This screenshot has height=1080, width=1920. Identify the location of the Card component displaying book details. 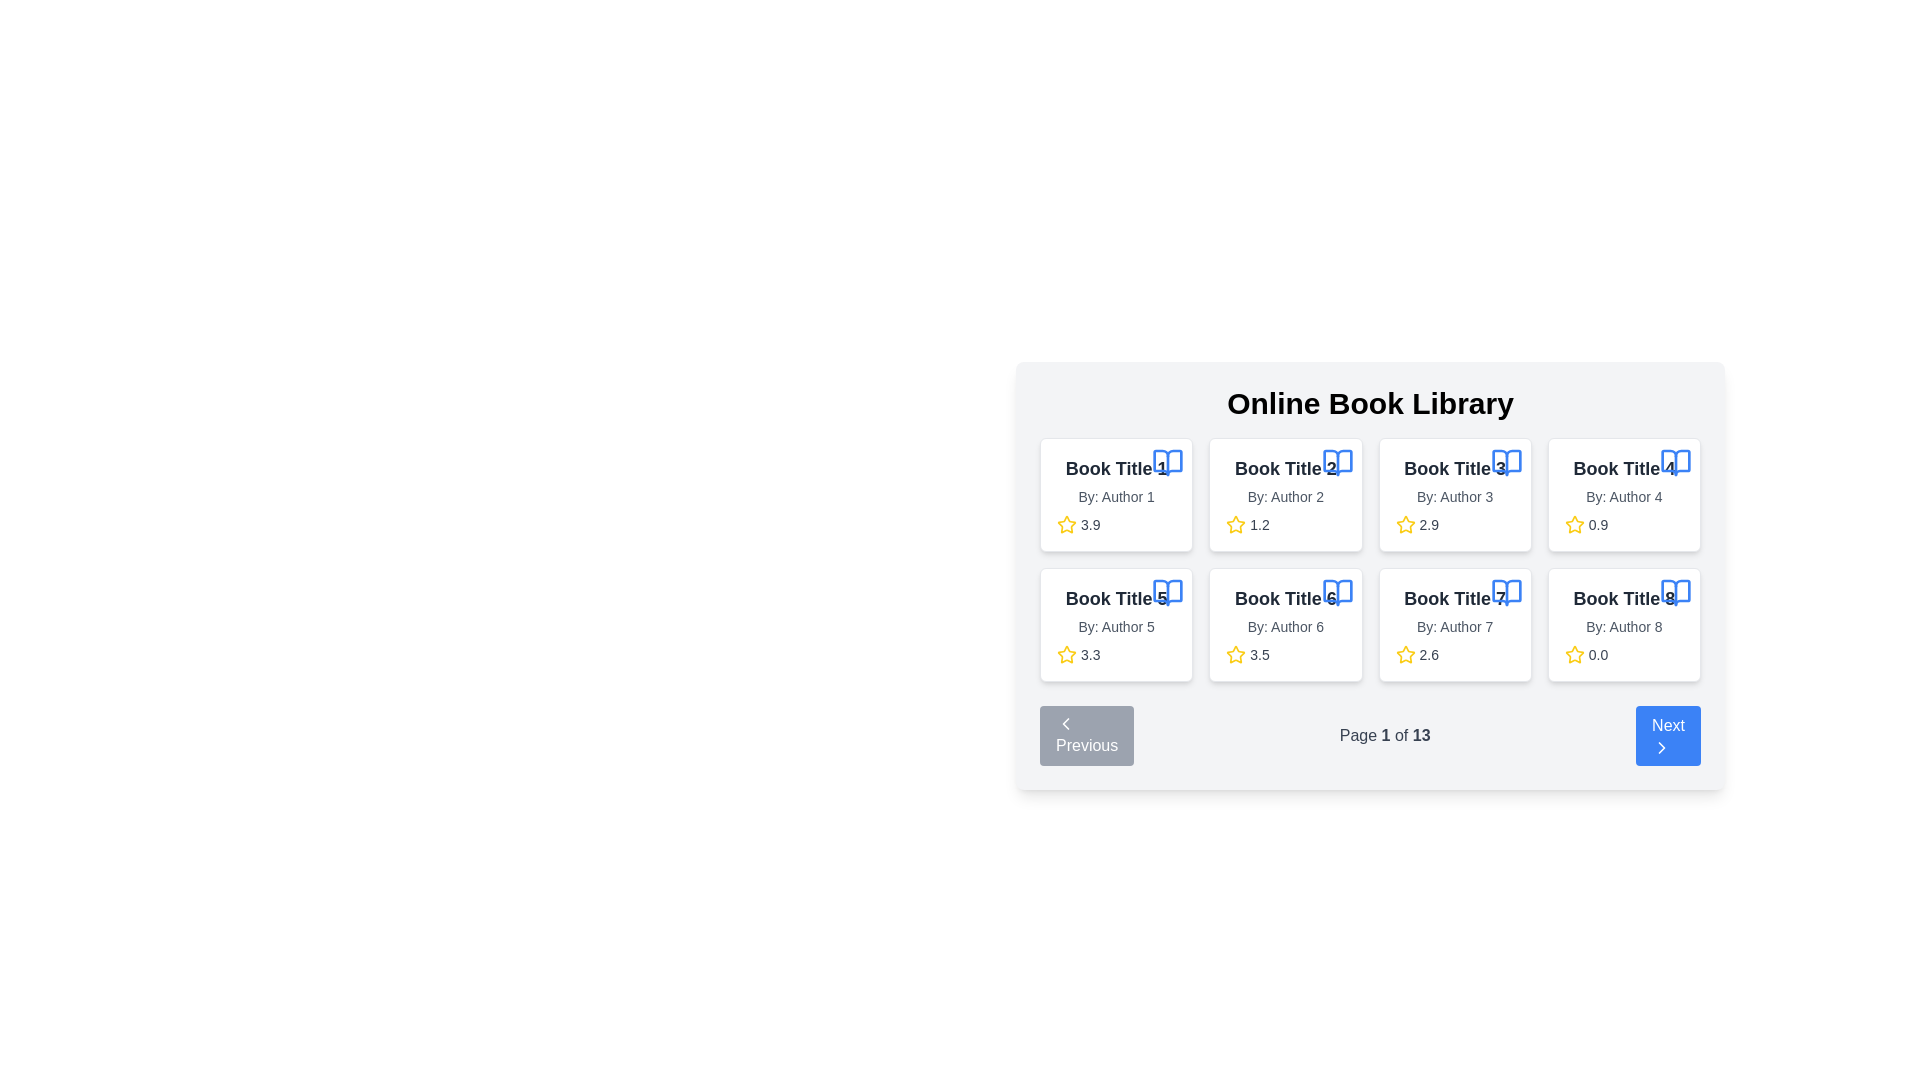
(1624, 494).